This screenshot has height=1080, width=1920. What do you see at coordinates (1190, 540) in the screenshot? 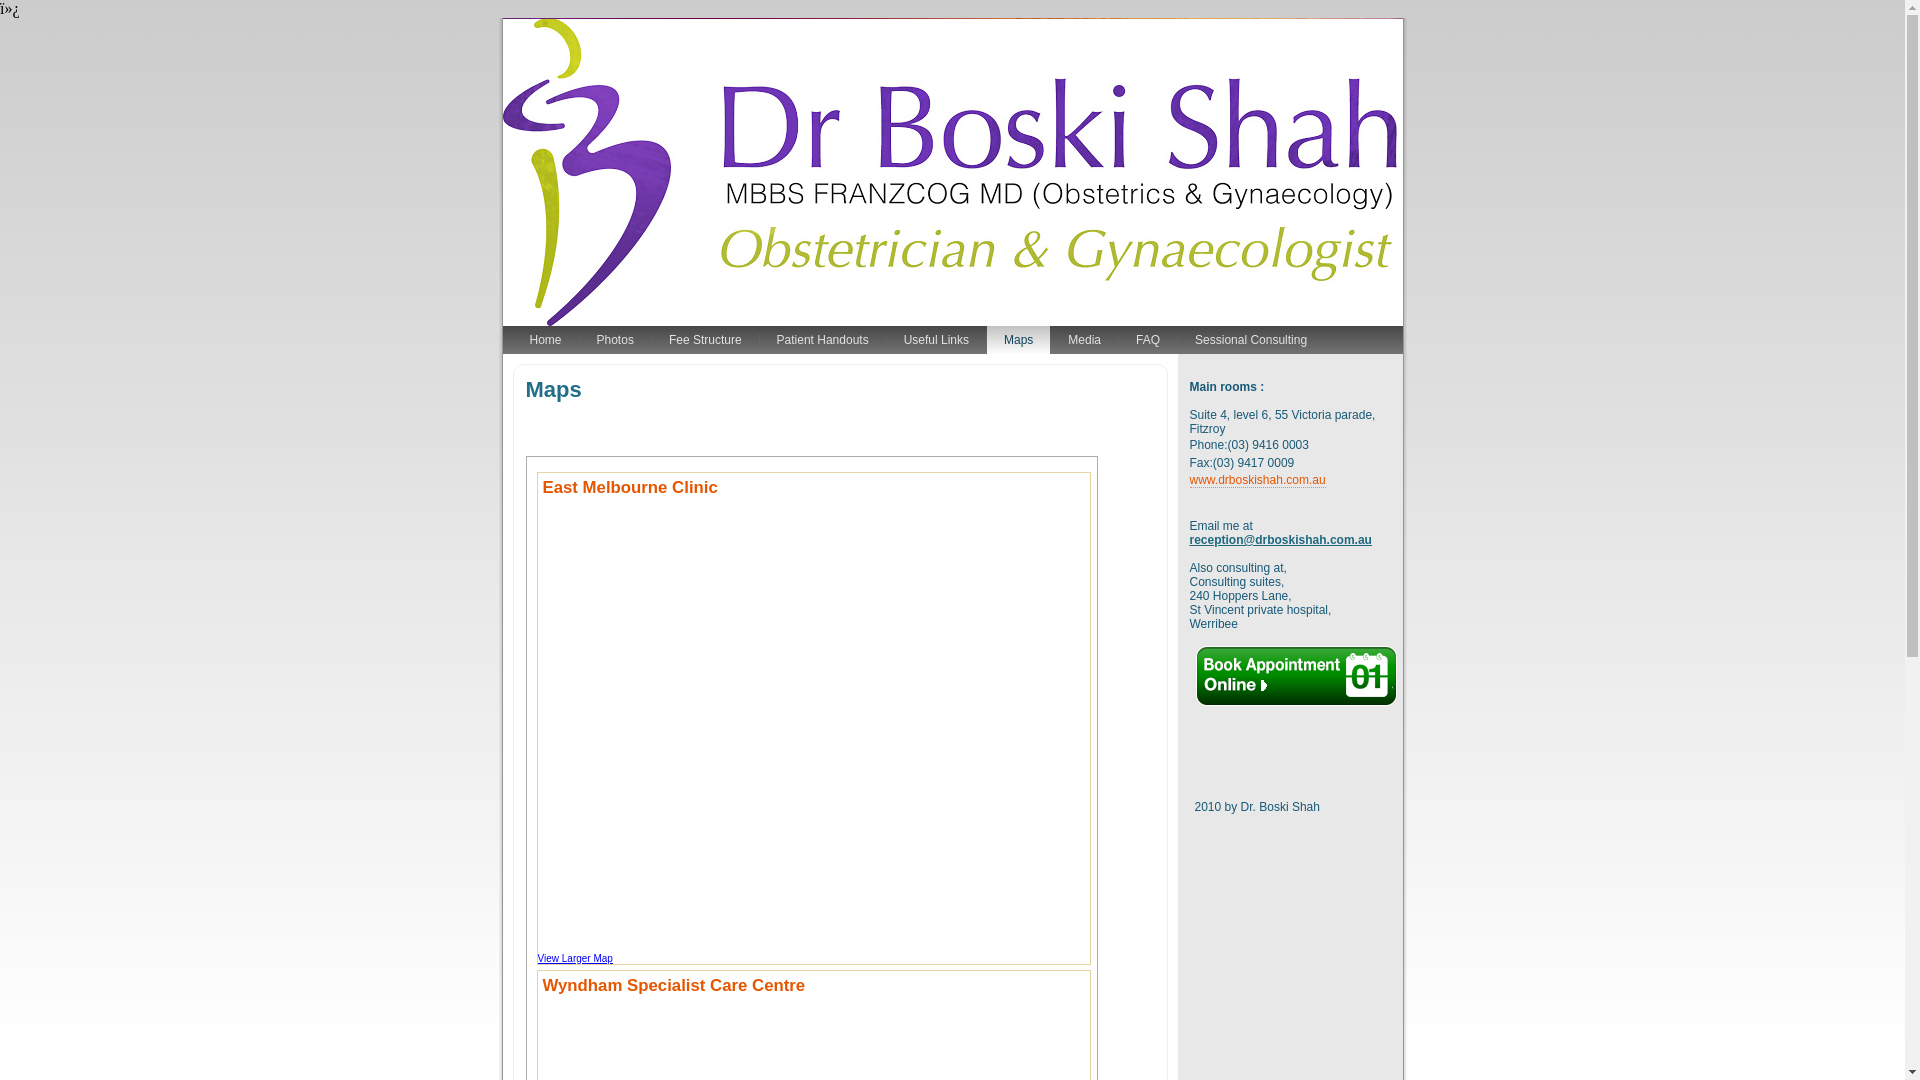
I see `'reception@drboskishah.com.au'` at bounding box center [1190, 540].